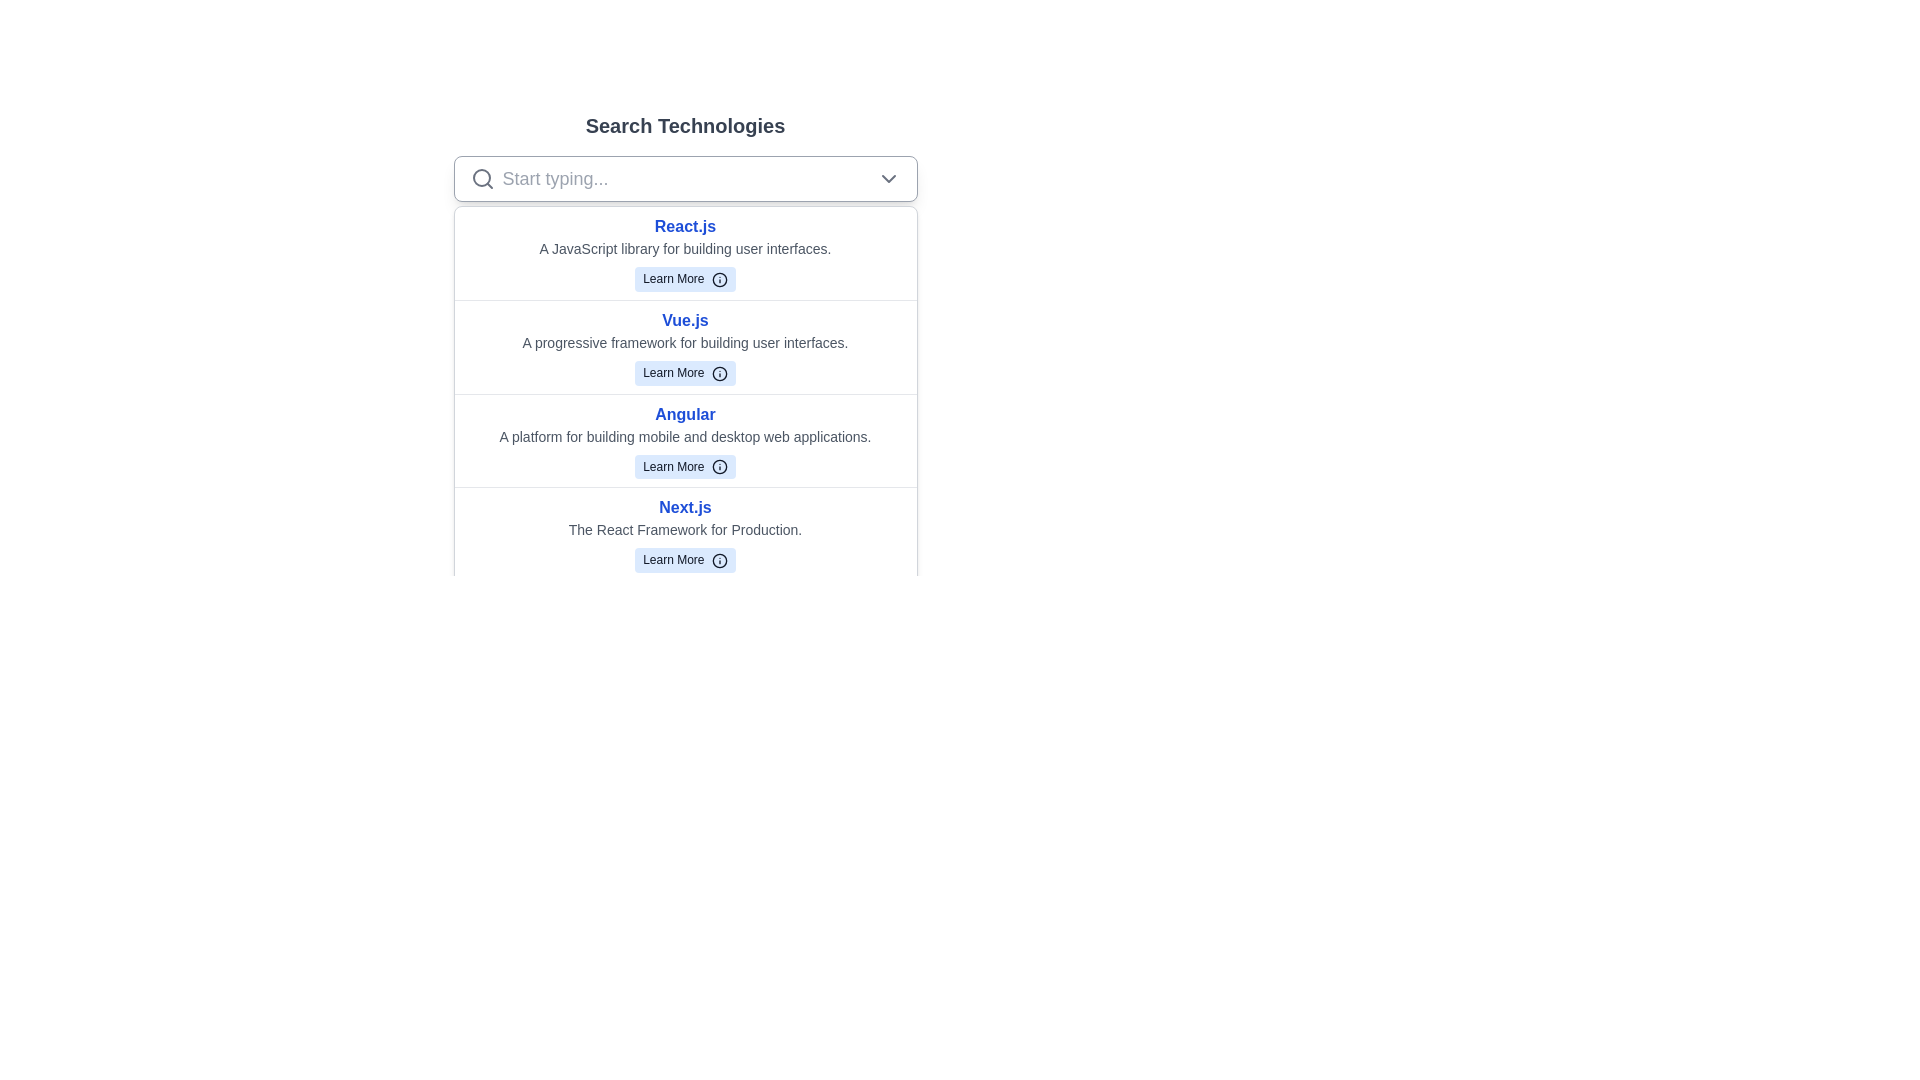  I want to click on the title text label of the third list item in the 'Search Technologies' vertical list, which represents the name of the technology, so click(685, 413).